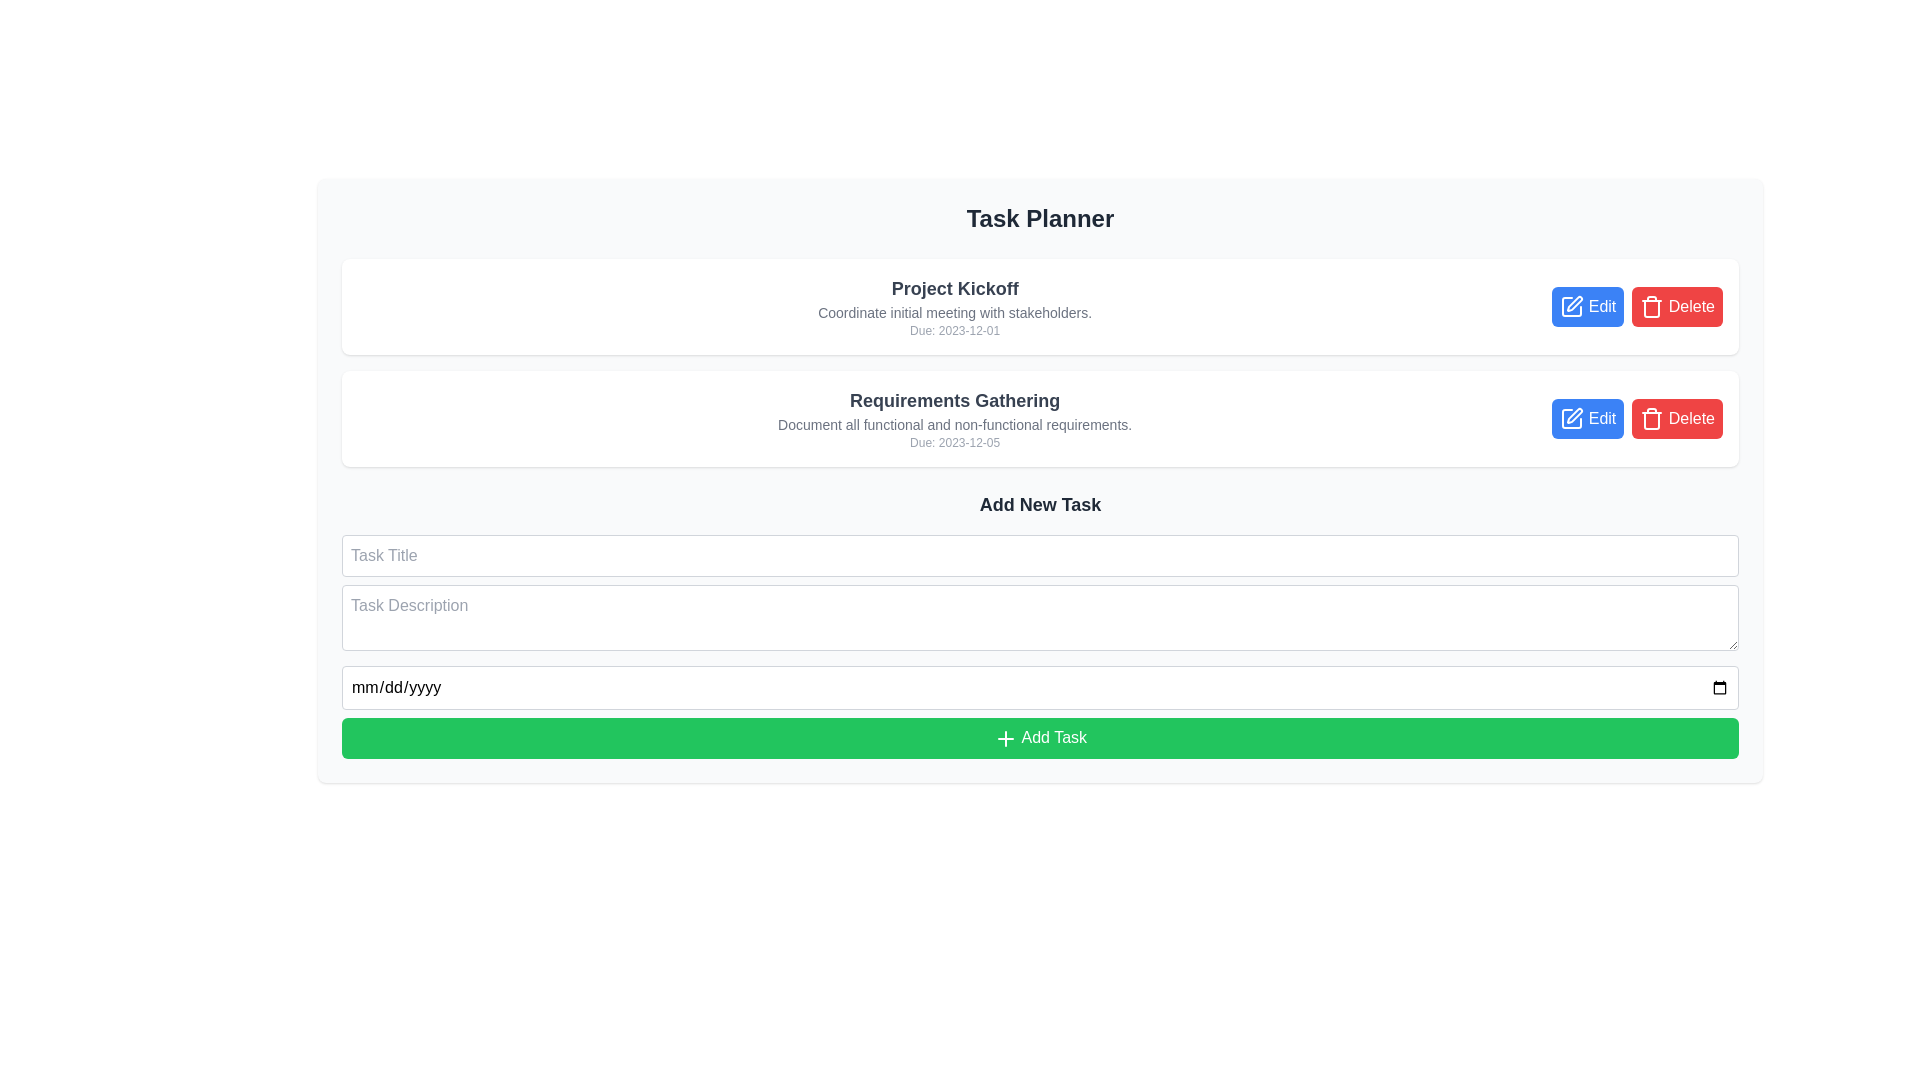  Describe the element at coordinates (1587, 418) in the screenshot. I see `the edit button located to the left of the red 'Delete' button in the second task row under the 'Requirements Gathering' header to initiate the edit functionality` at that location.